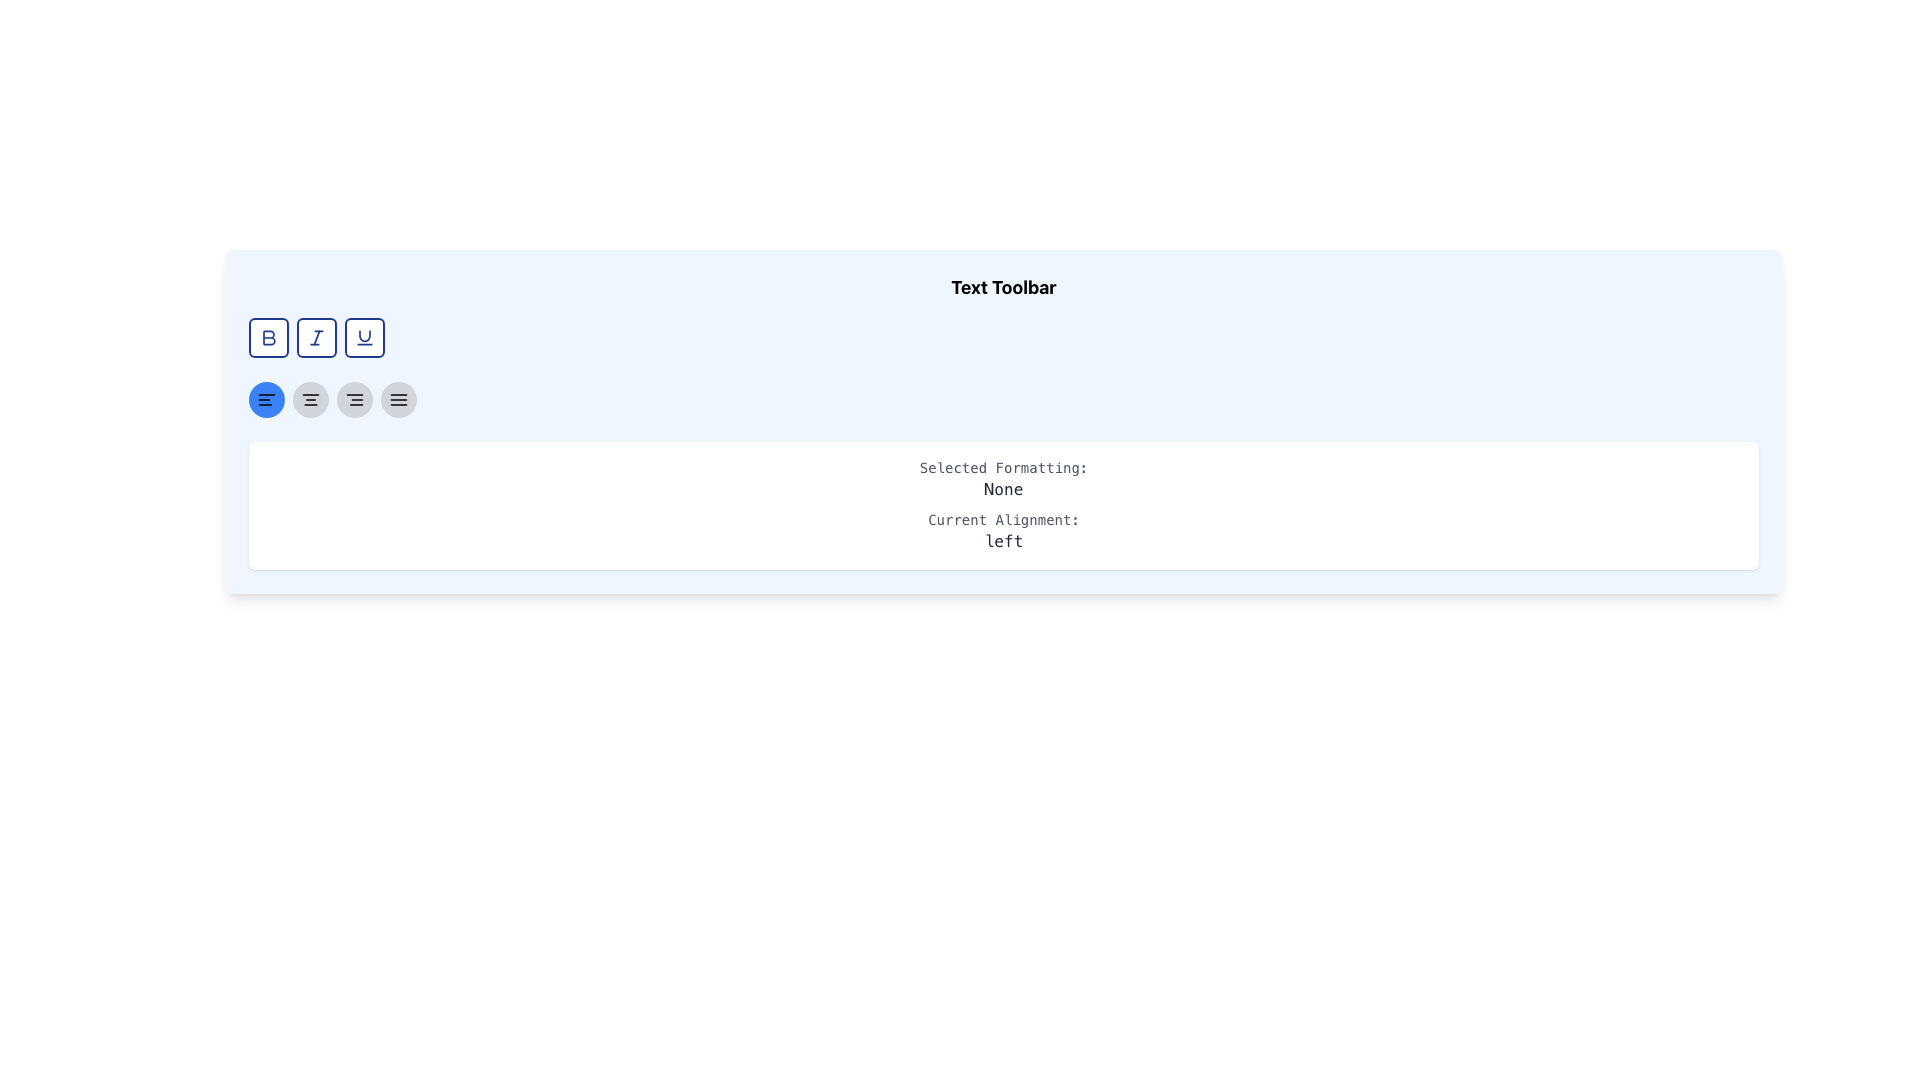  I want to click on the circular button with a gray background and three horizontal lines to align text to the center, so click(310, 400).